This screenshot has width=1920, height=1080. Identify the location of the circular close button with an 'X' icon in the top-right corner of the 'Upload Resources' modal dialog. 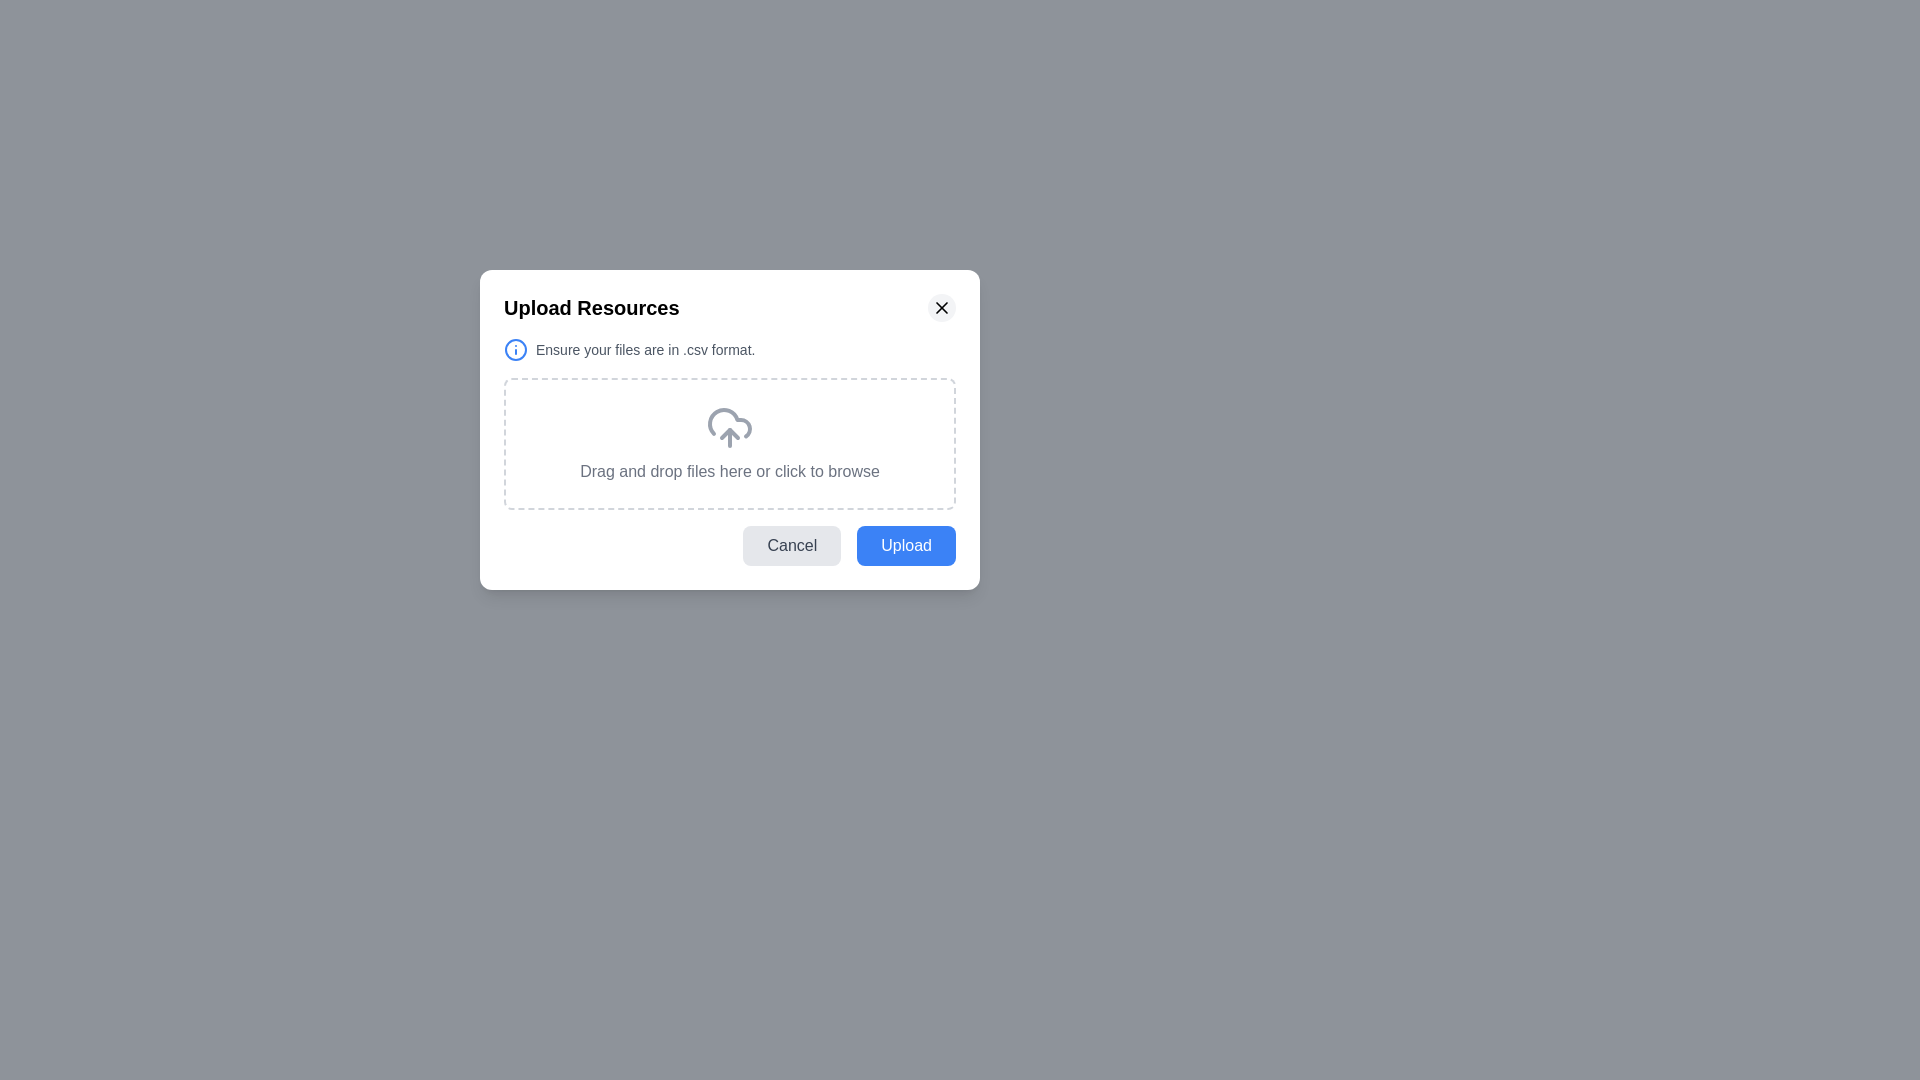
(940, 308).